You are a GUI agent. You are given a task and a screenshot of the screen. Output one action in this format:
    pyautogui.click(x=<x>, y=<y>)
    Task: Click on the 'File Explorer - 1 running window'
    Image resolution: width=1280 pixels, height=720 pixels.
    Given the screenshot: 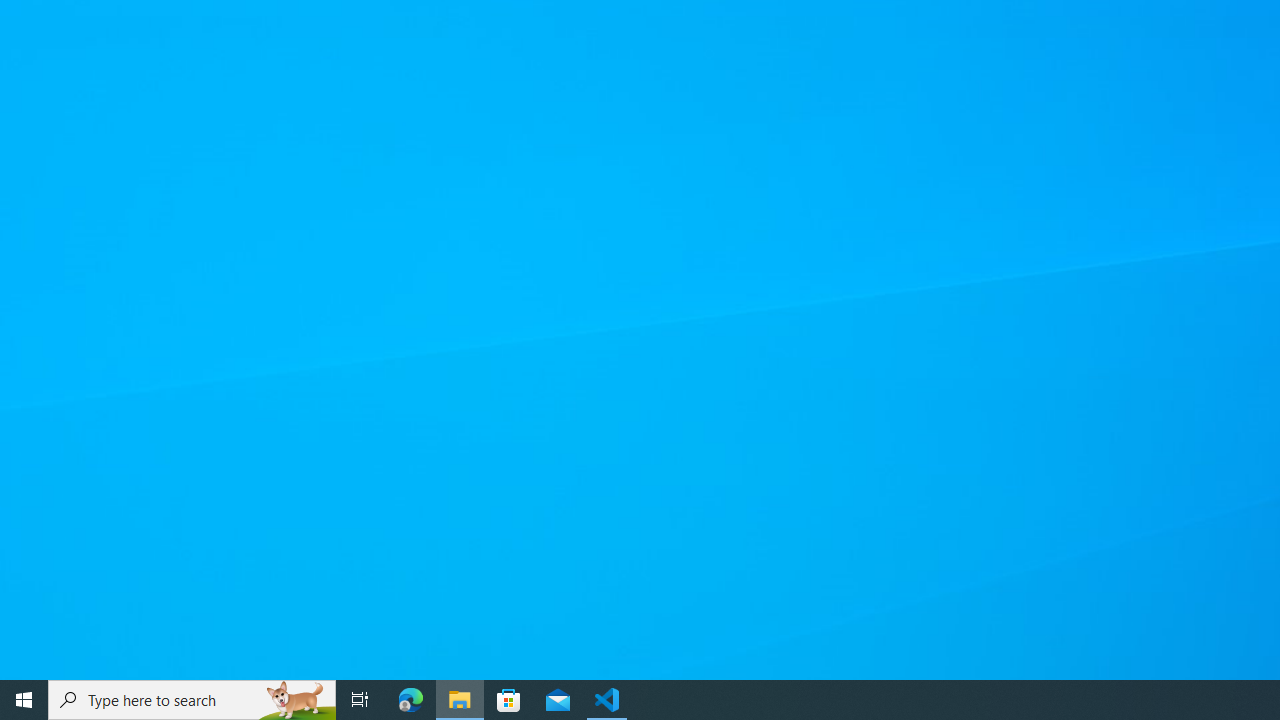 What is the action you would take?
    pyautogui.click(x=459, y=698)
    